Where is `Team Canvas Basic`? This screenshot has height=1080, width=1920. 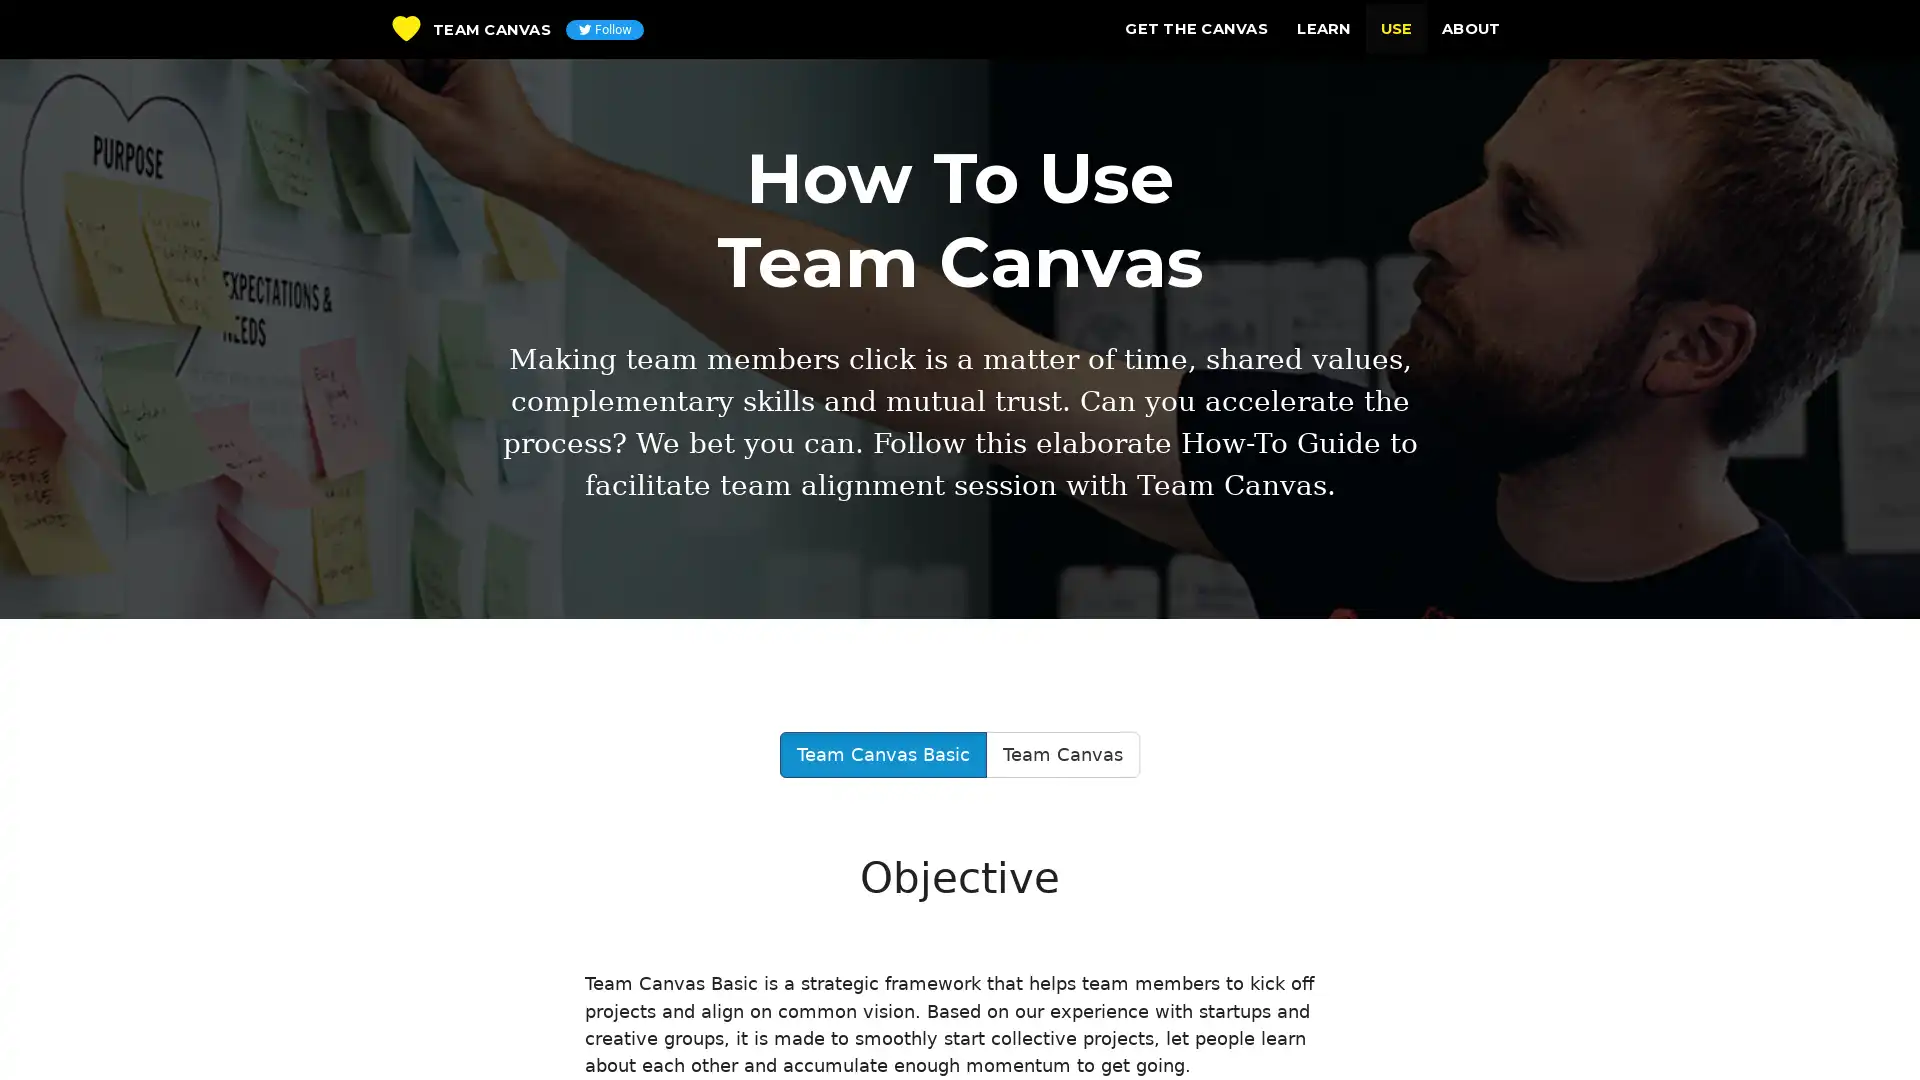
Team Canvas Basic is located at coordinates (882, 755).